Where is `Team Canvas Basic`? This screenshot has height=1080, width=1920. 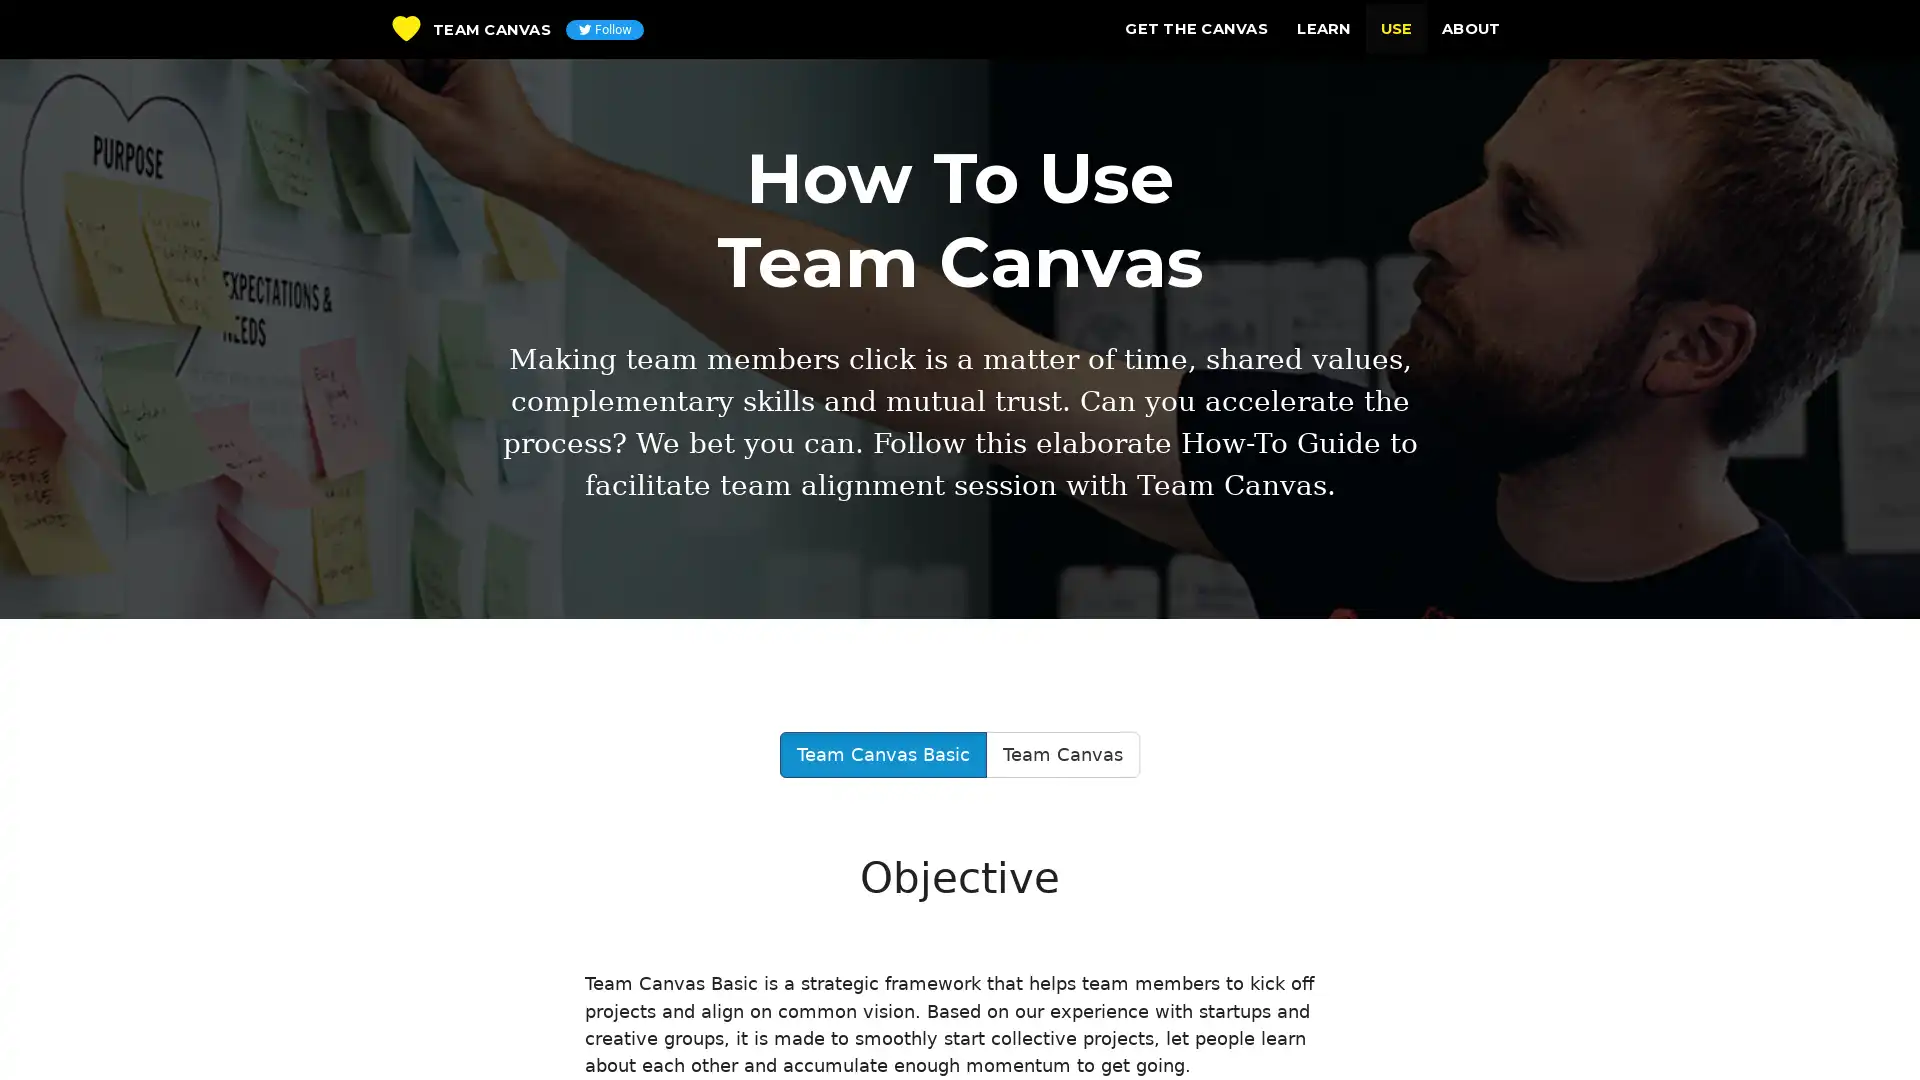
Team Canvas Basic is located at coordinates (882, 755).